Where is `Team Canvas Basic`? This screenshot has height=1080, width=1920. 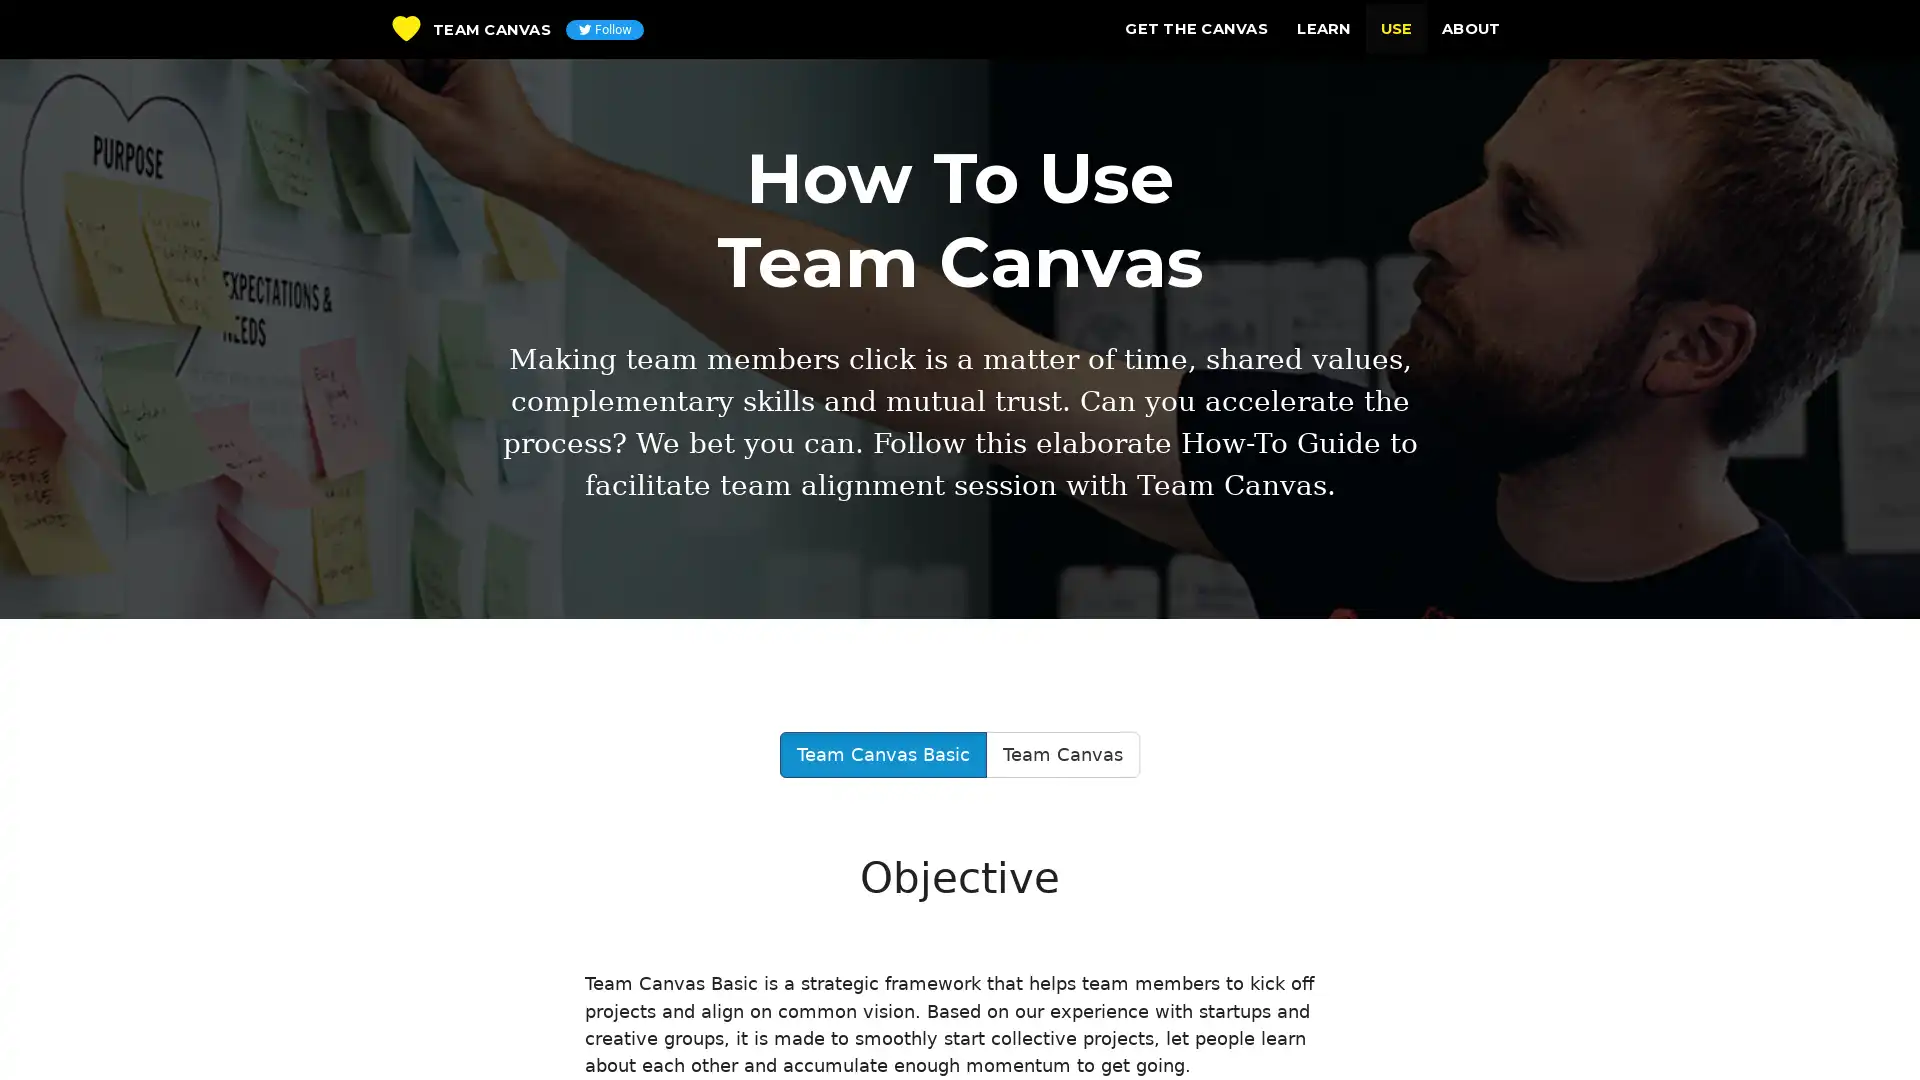
Team Canvas Basic is located at coordinates (882, 755).